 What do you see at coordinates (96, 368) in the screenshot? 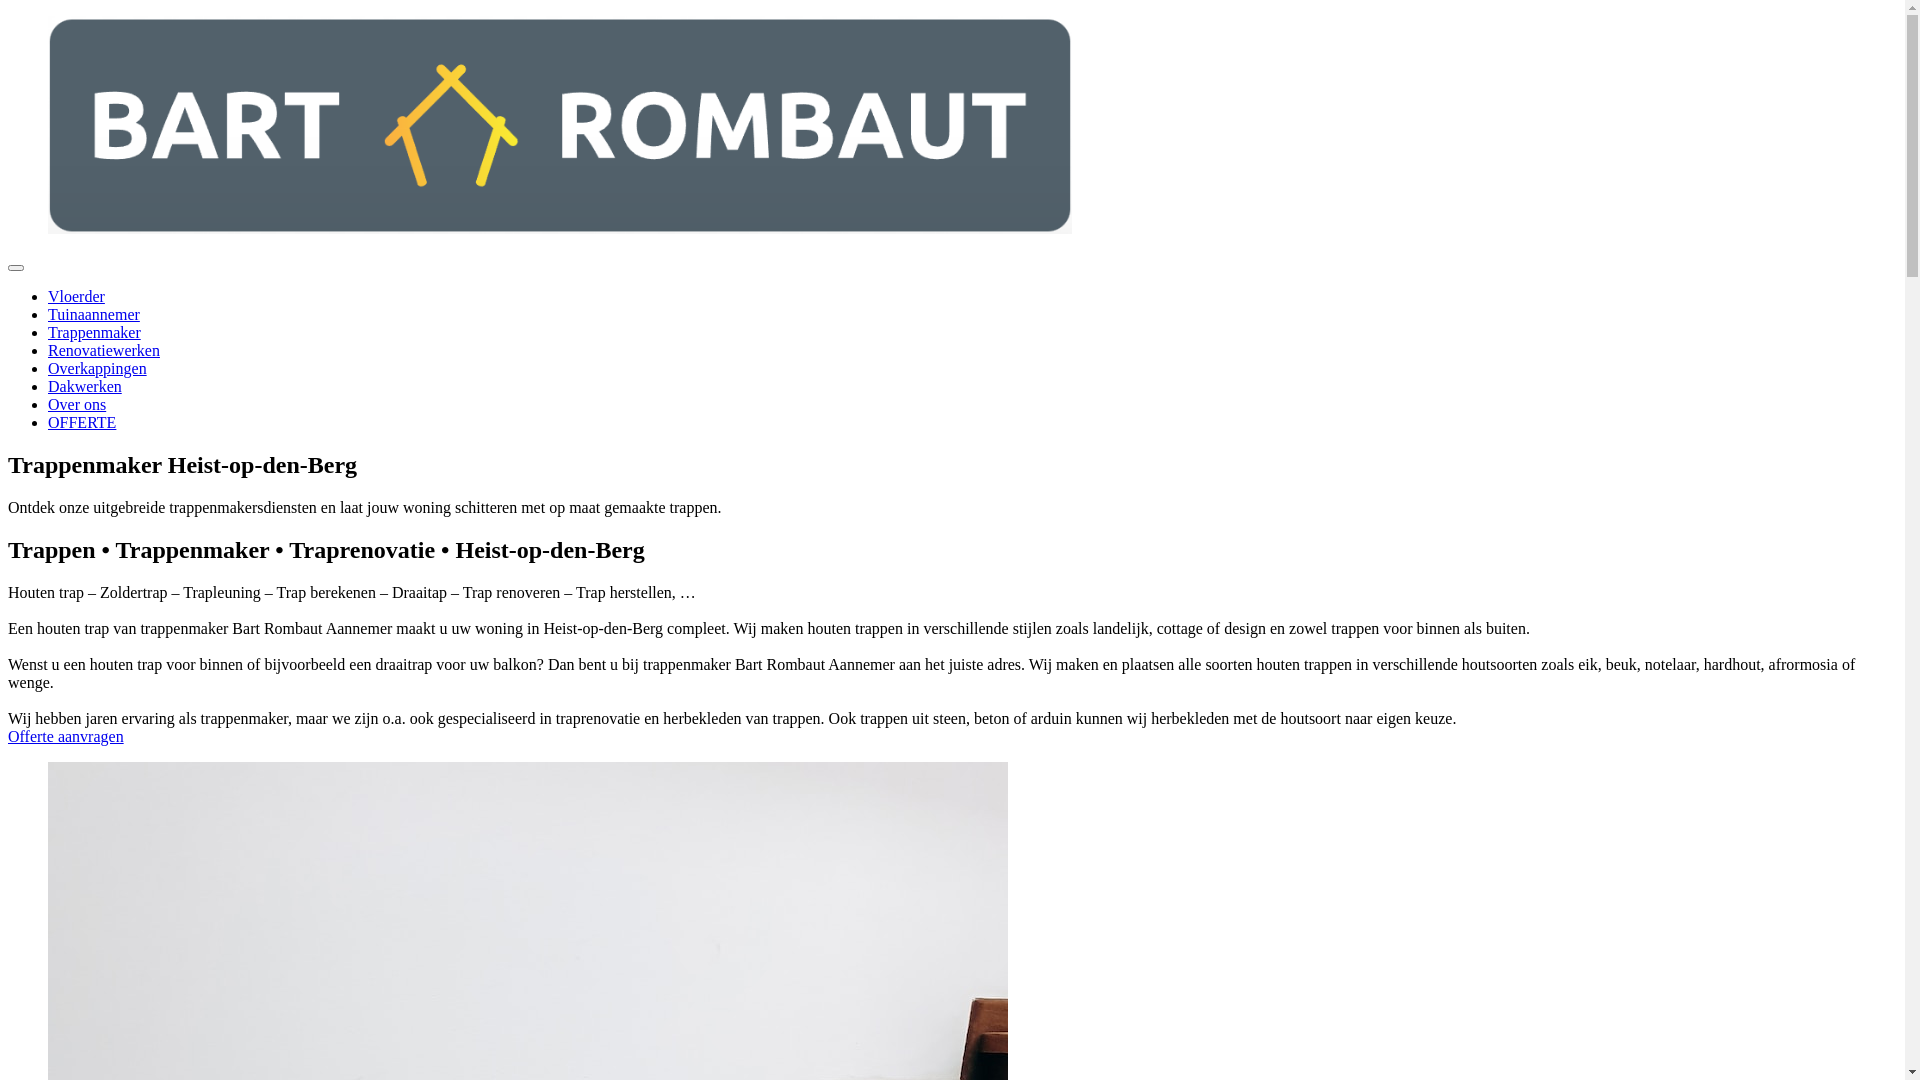
I see `'Overkappingen'` at bounding box center [96, 368].